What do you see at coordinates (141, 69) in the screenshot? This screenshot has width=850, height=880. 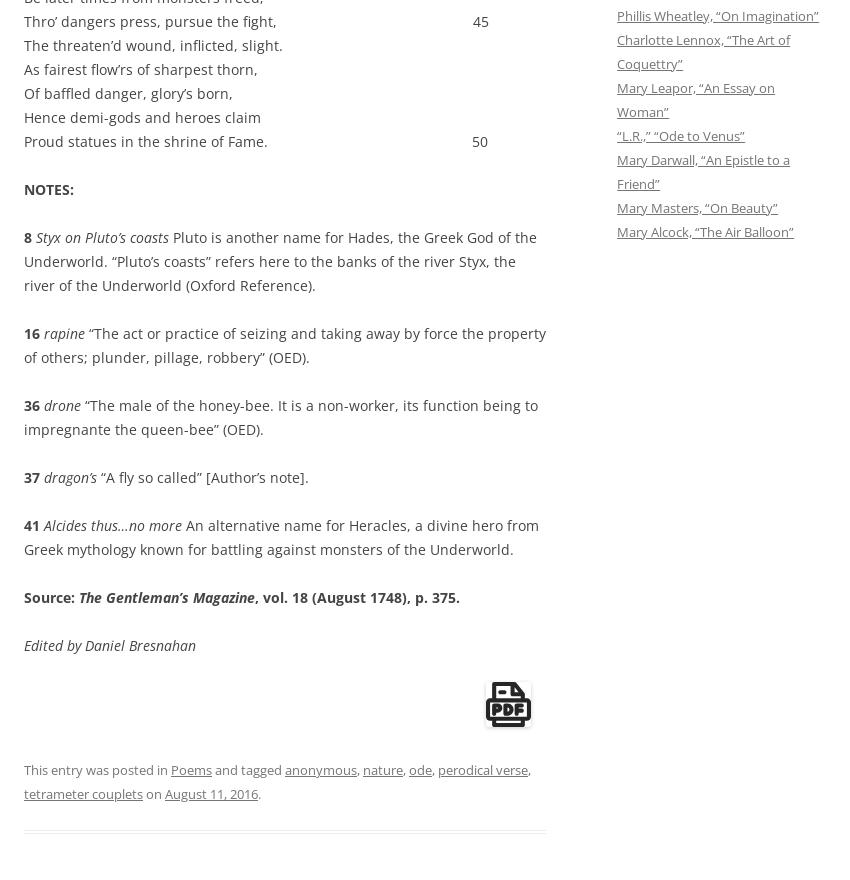 I see `'As fairest flow’rs of sharpest thorn,'` at bounding box center [141, 69].